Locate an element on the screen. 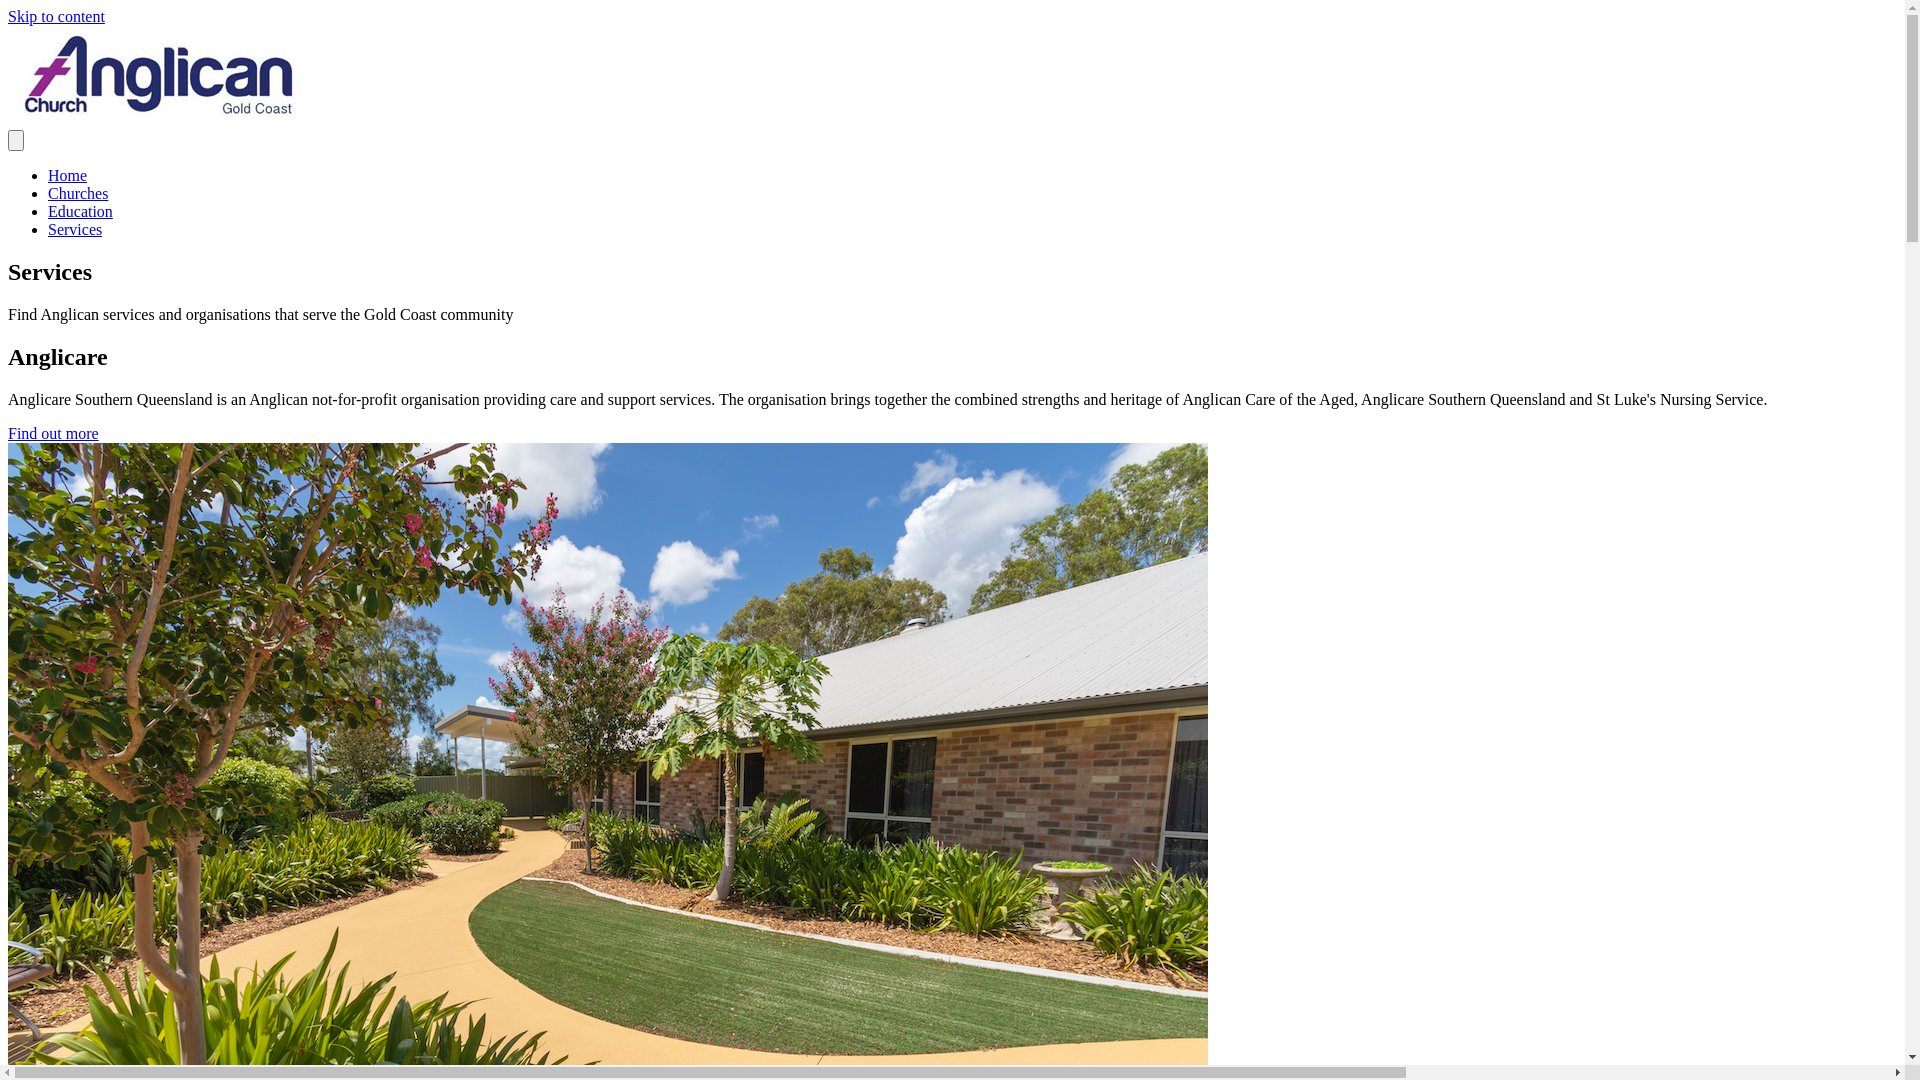 This screenshot has height=1080, width=1920. 'Find out more' is located at coordinates (53, 432).